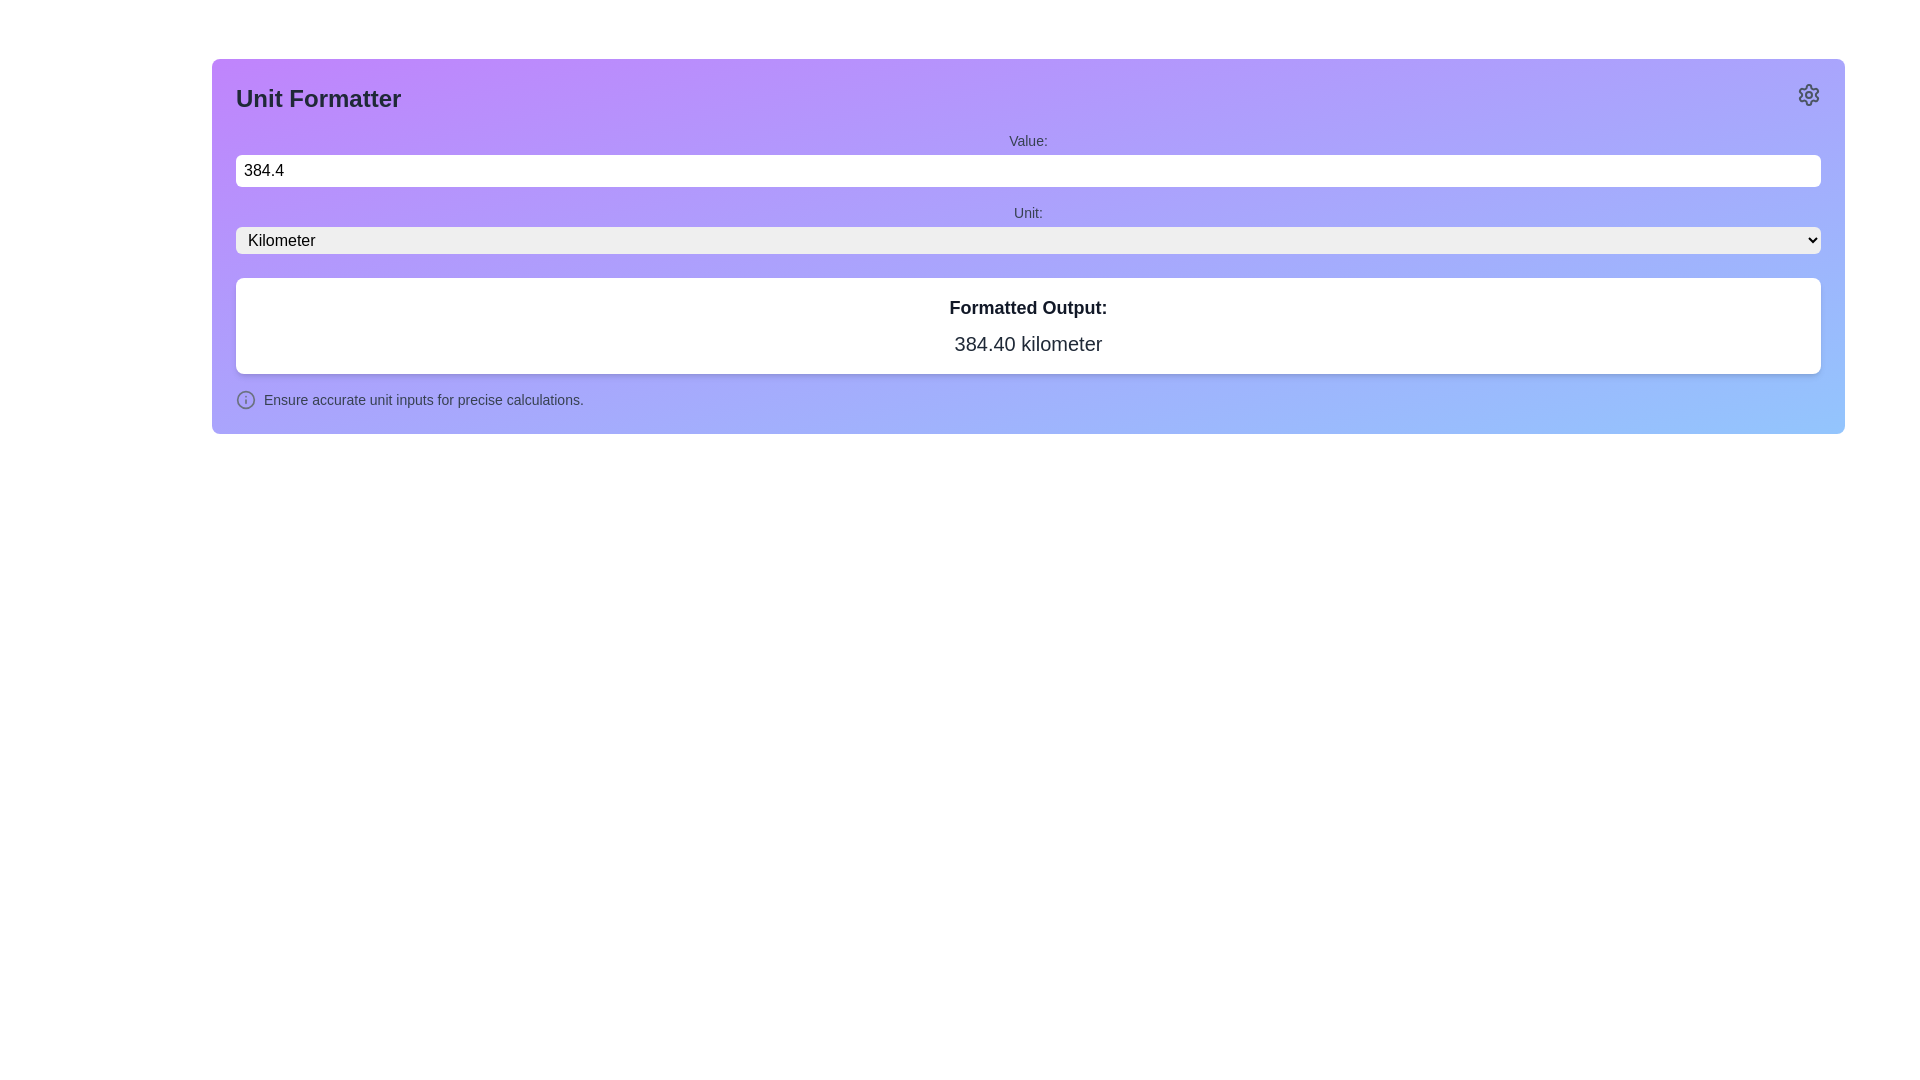 The width and height of the screenshot is (1920, 1080). I want to click on the dropdown menu labeled 'Kilometer', so click(1028, 239).